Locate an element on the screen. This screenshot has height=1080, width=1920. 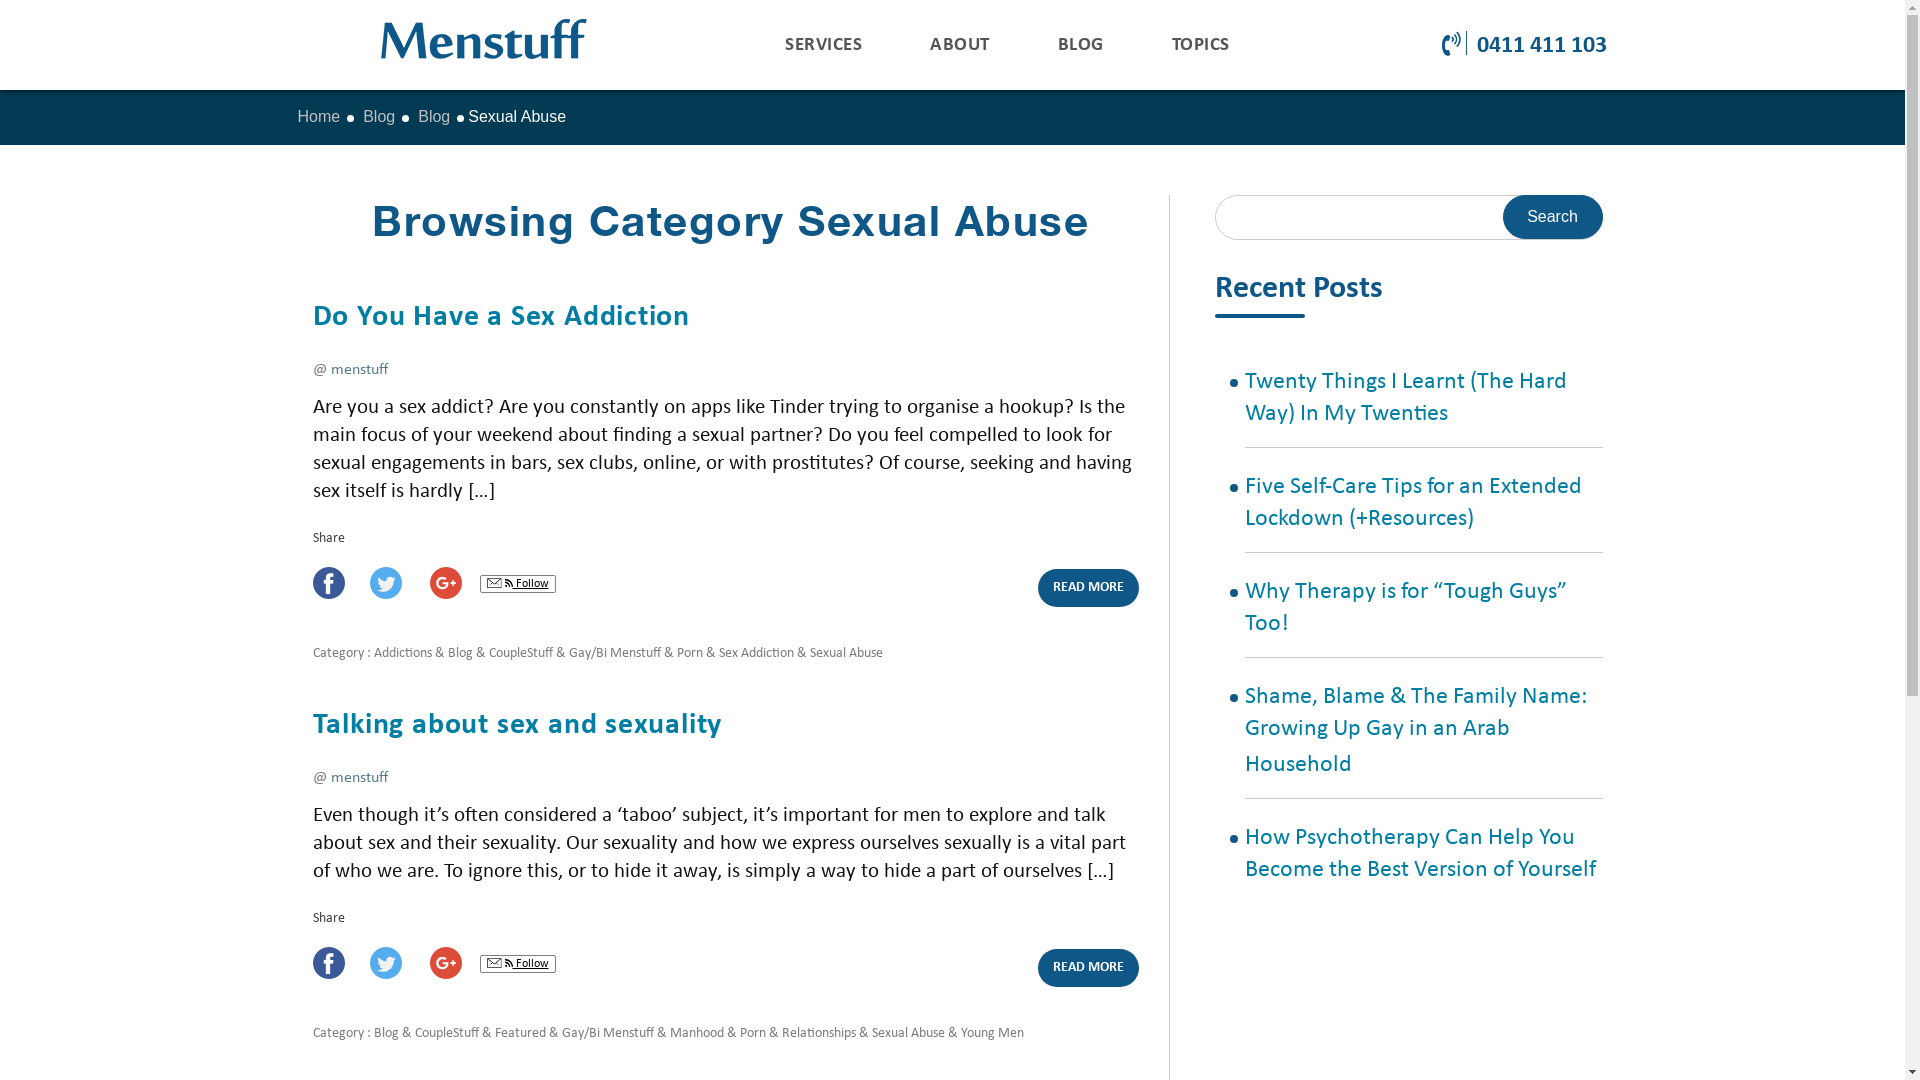
'Email, RSS' is located at coordinates (485, 584).